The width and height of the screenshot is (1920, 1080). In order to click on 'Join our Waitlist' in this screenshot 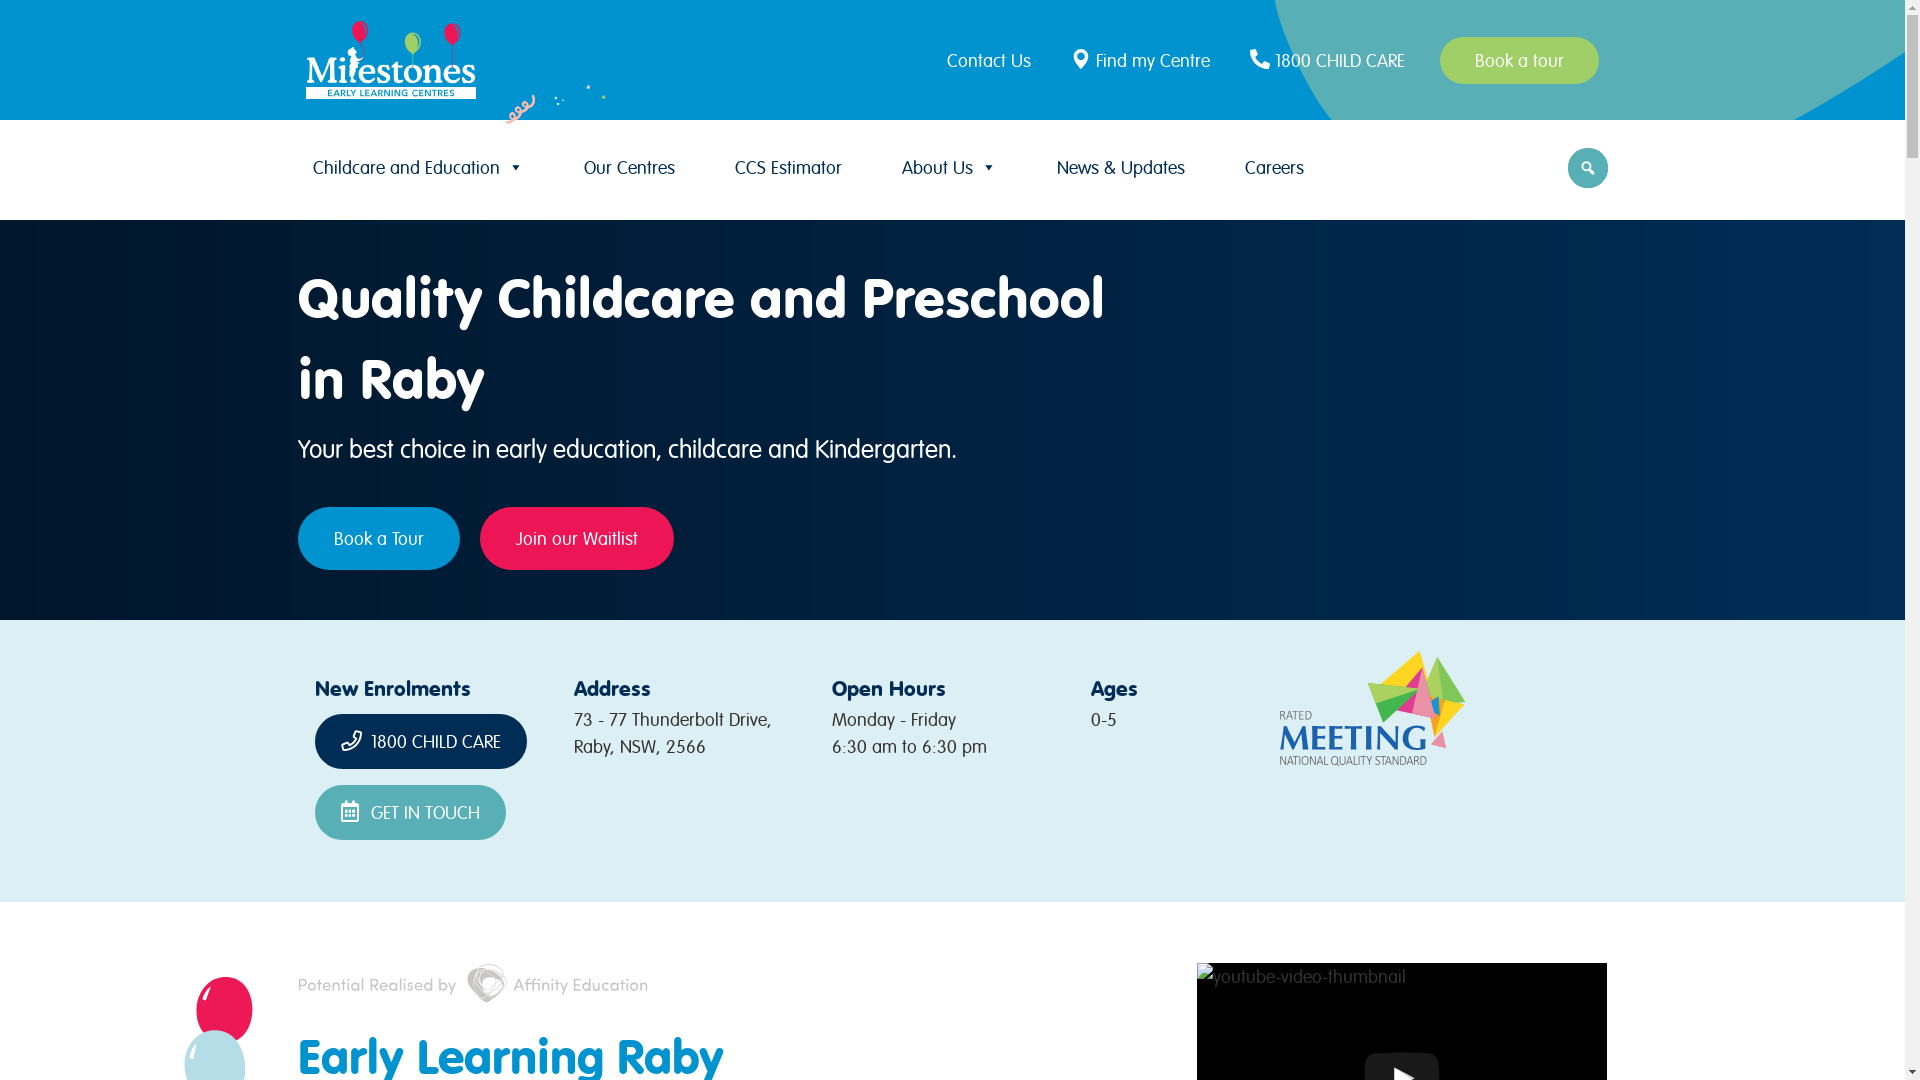, I will do `click(575, 537)`.